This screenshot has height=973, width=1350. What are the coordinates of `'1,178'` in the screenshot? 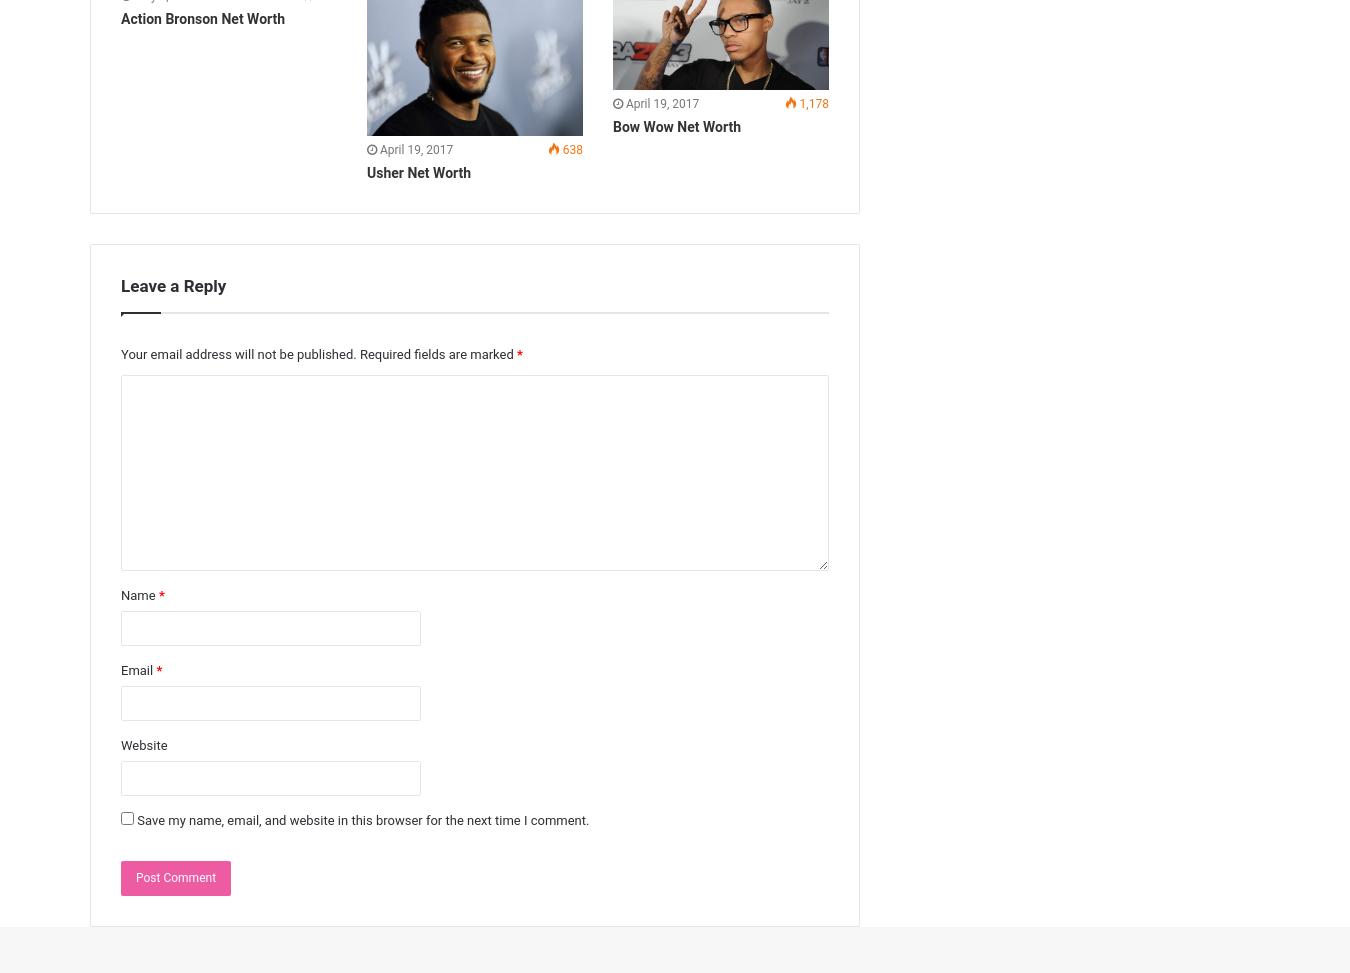 It's located at (812, 103).